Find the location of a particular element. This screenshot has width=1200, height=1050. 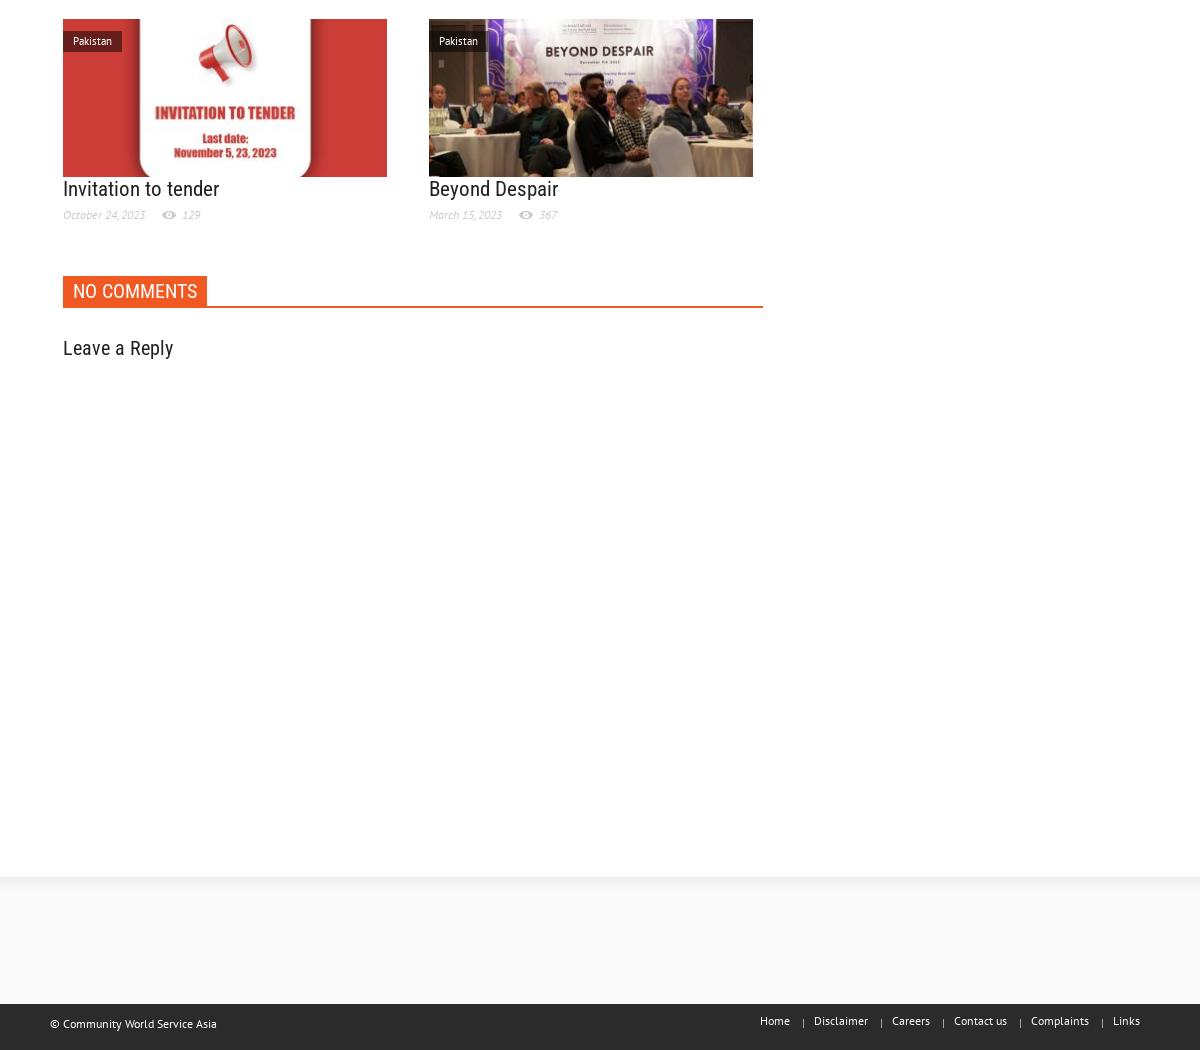

'Invitation to tender' is located at coordinates (141, 188).